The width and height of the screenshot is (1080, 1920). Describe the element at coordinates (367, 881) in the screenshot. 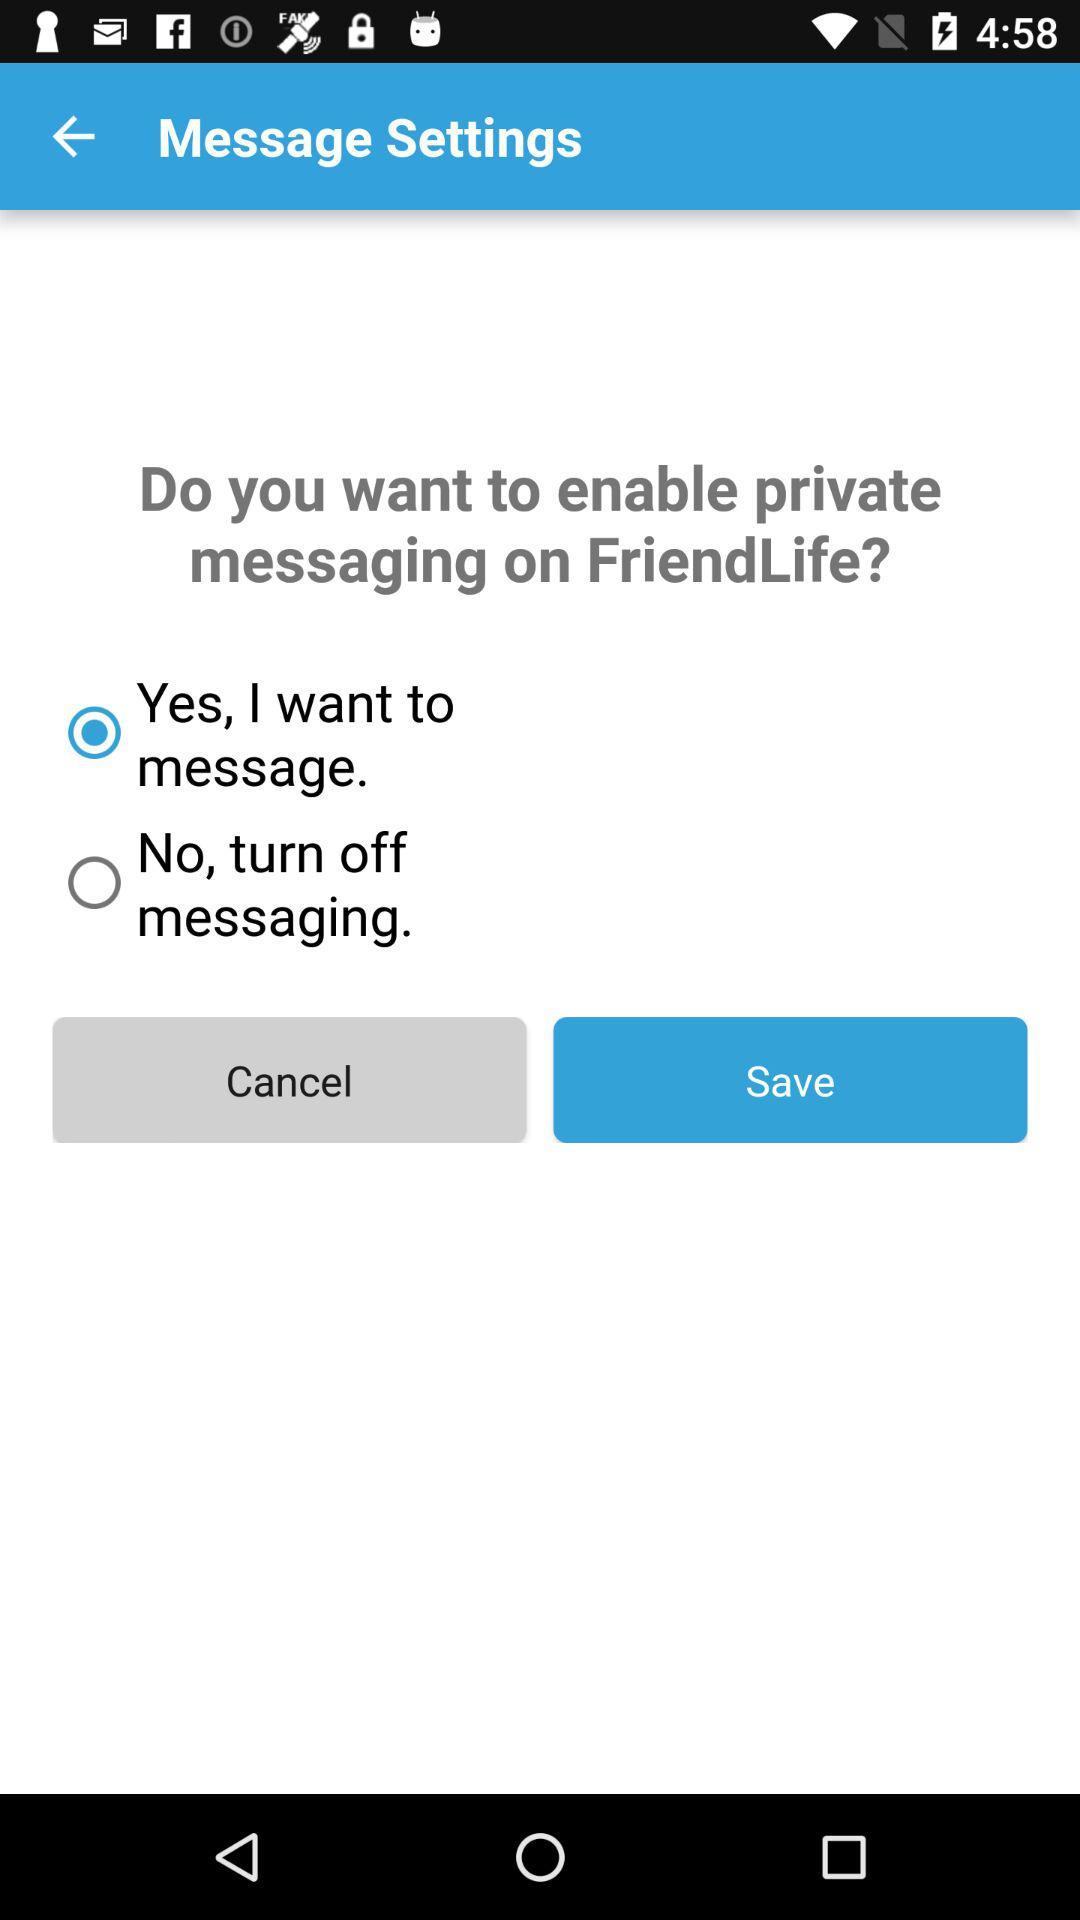

I see `the no turn off item` at that location.